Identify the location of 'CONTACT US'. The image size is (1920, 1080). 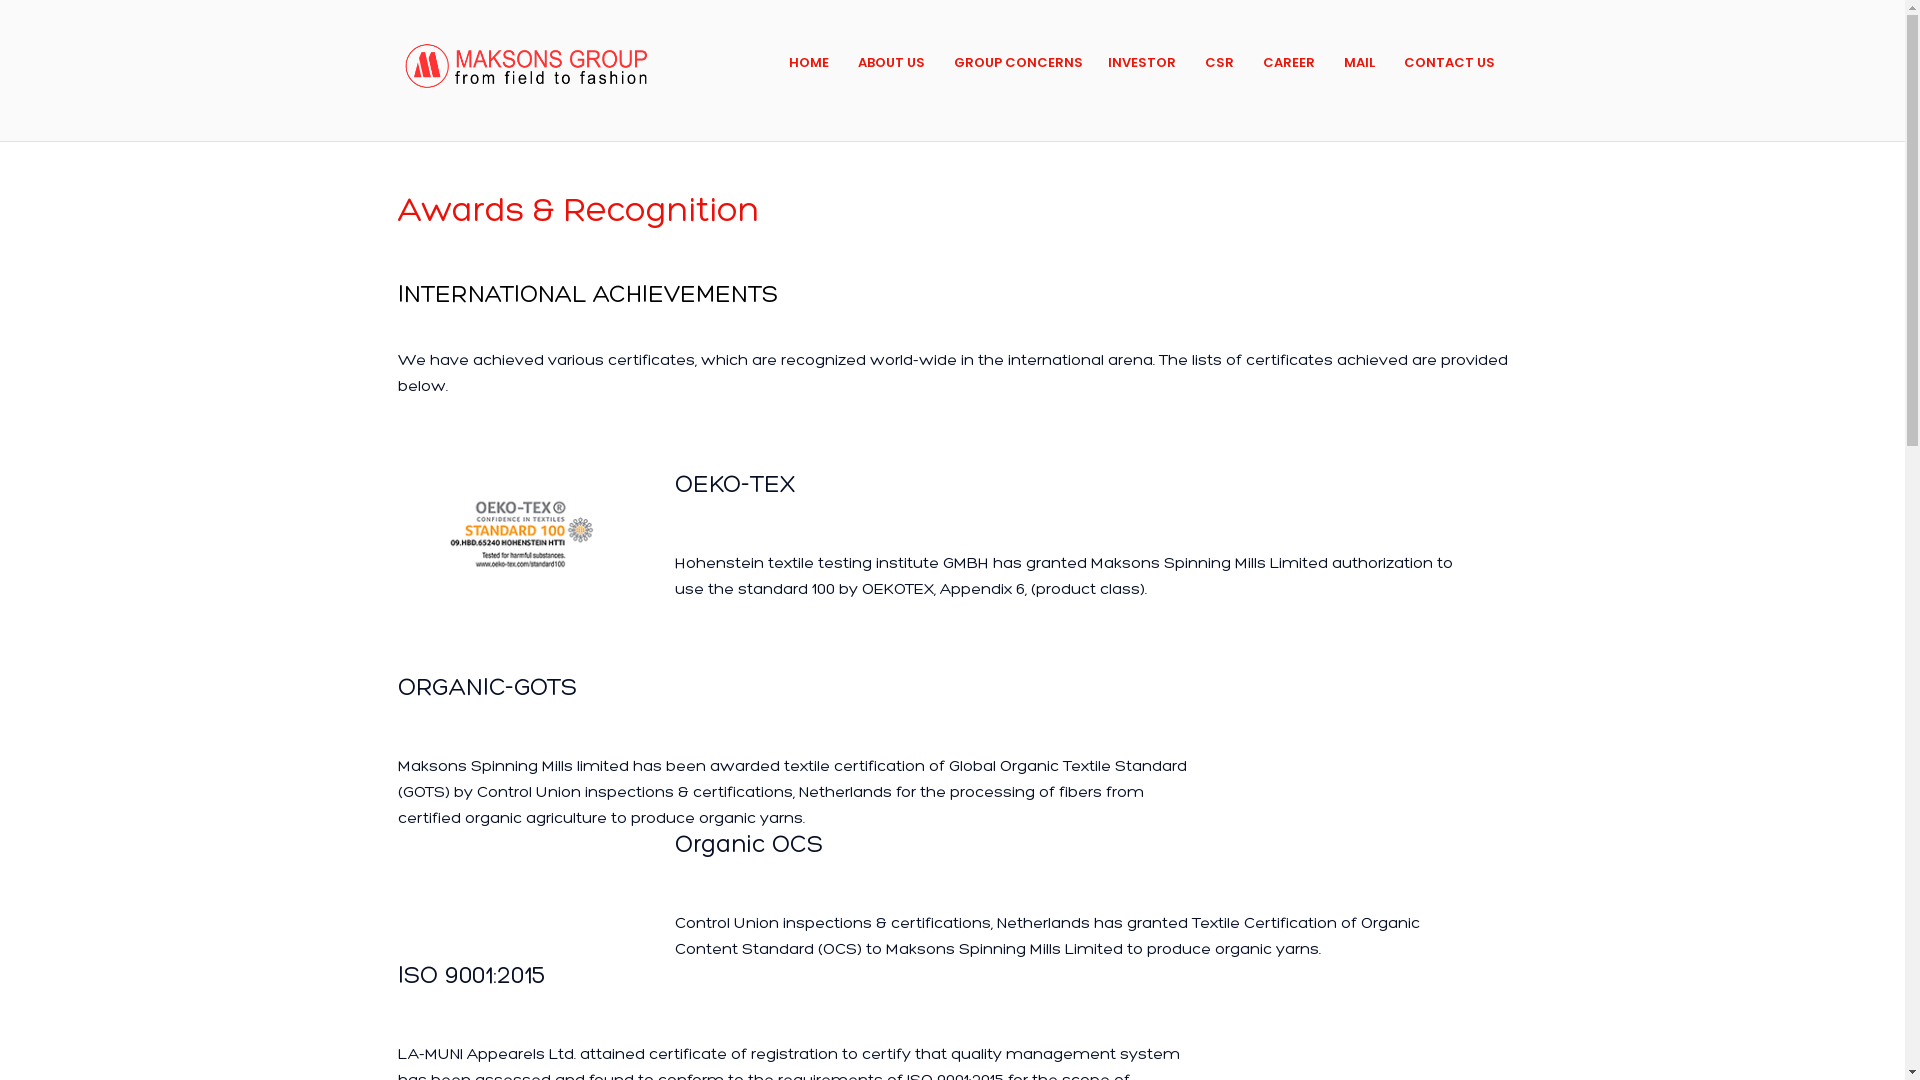
(1402, 61).